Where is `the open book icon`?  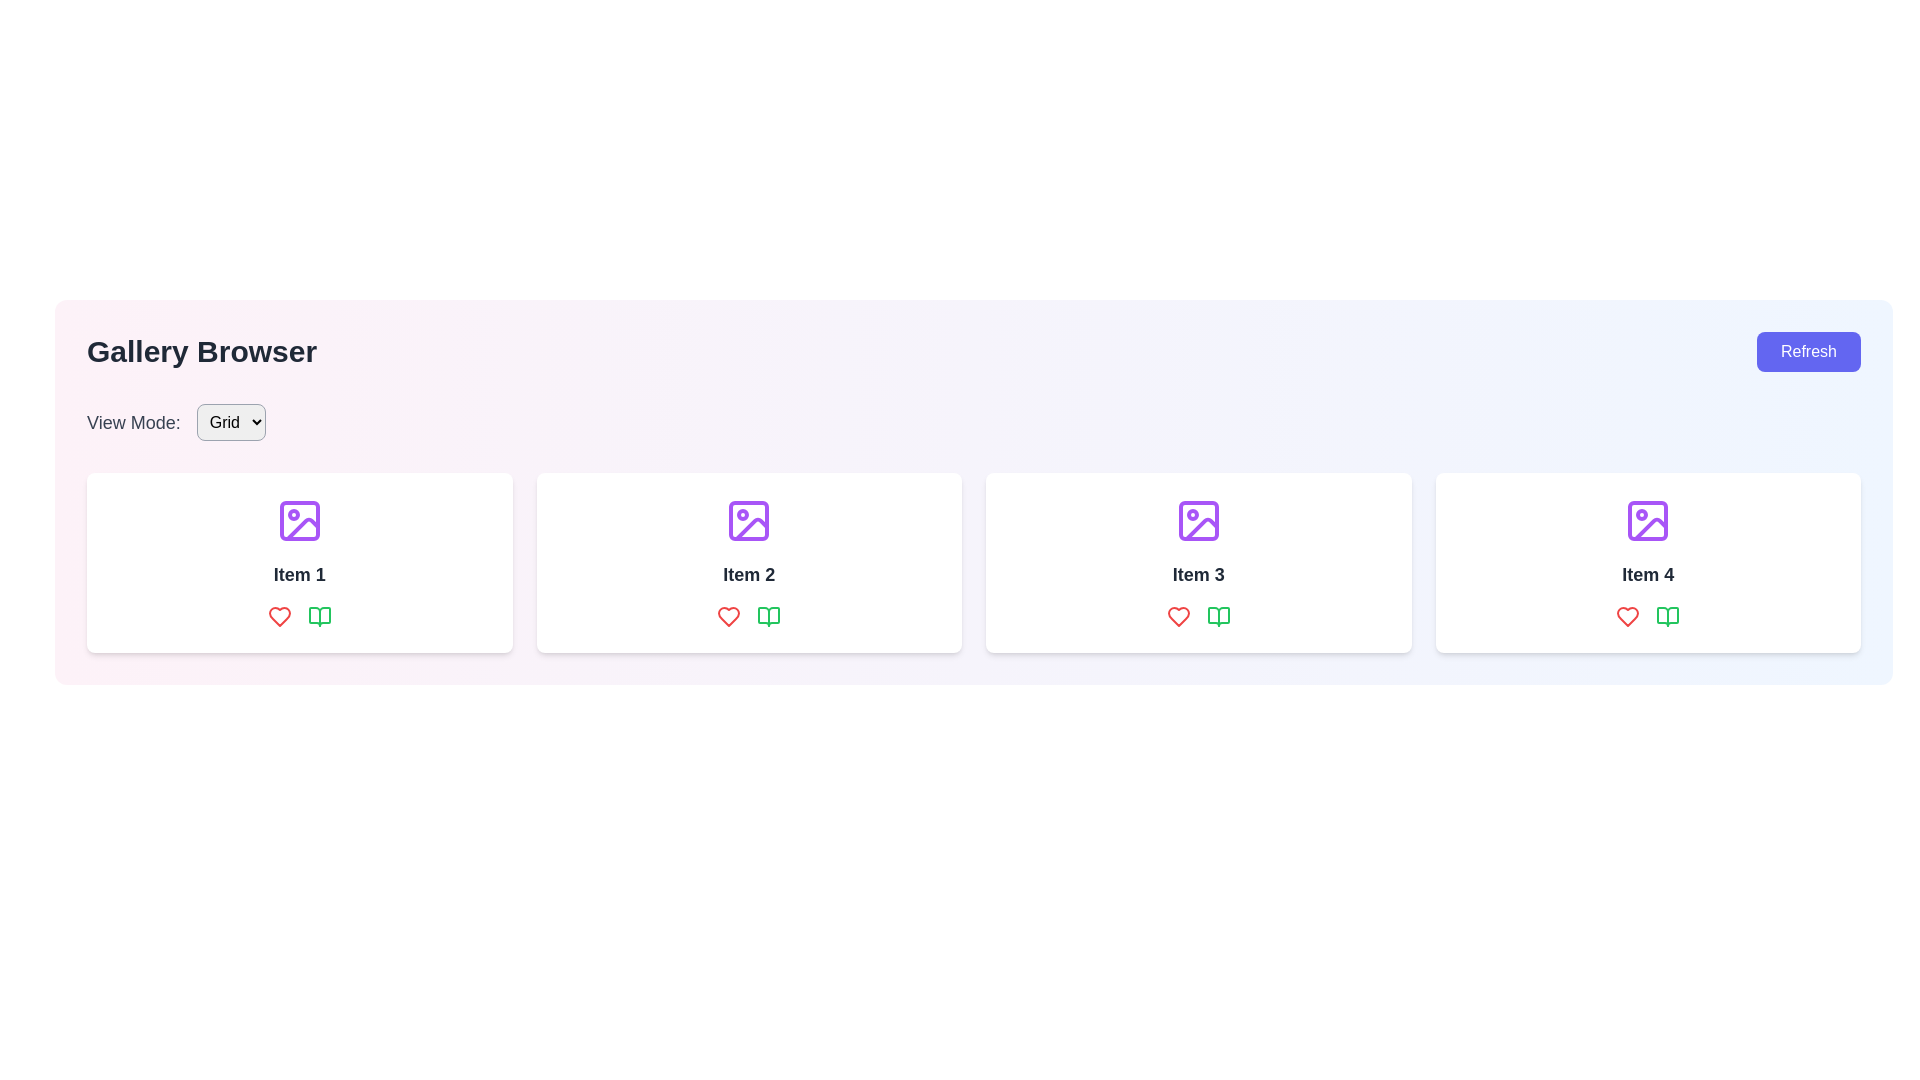 the open book icon is located at coordinates (1198, 616).